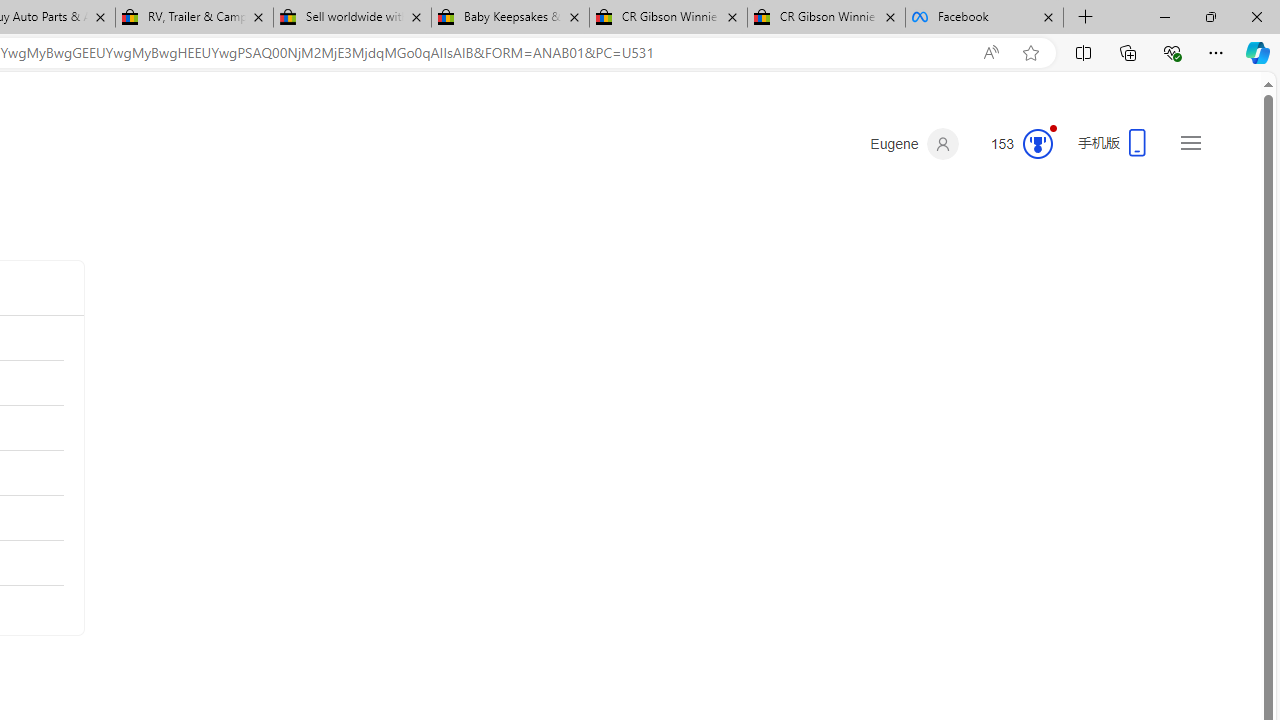  Describe the element at coordinates (1082, 51) in the screenshot. I see `'Split screen'` at that location.